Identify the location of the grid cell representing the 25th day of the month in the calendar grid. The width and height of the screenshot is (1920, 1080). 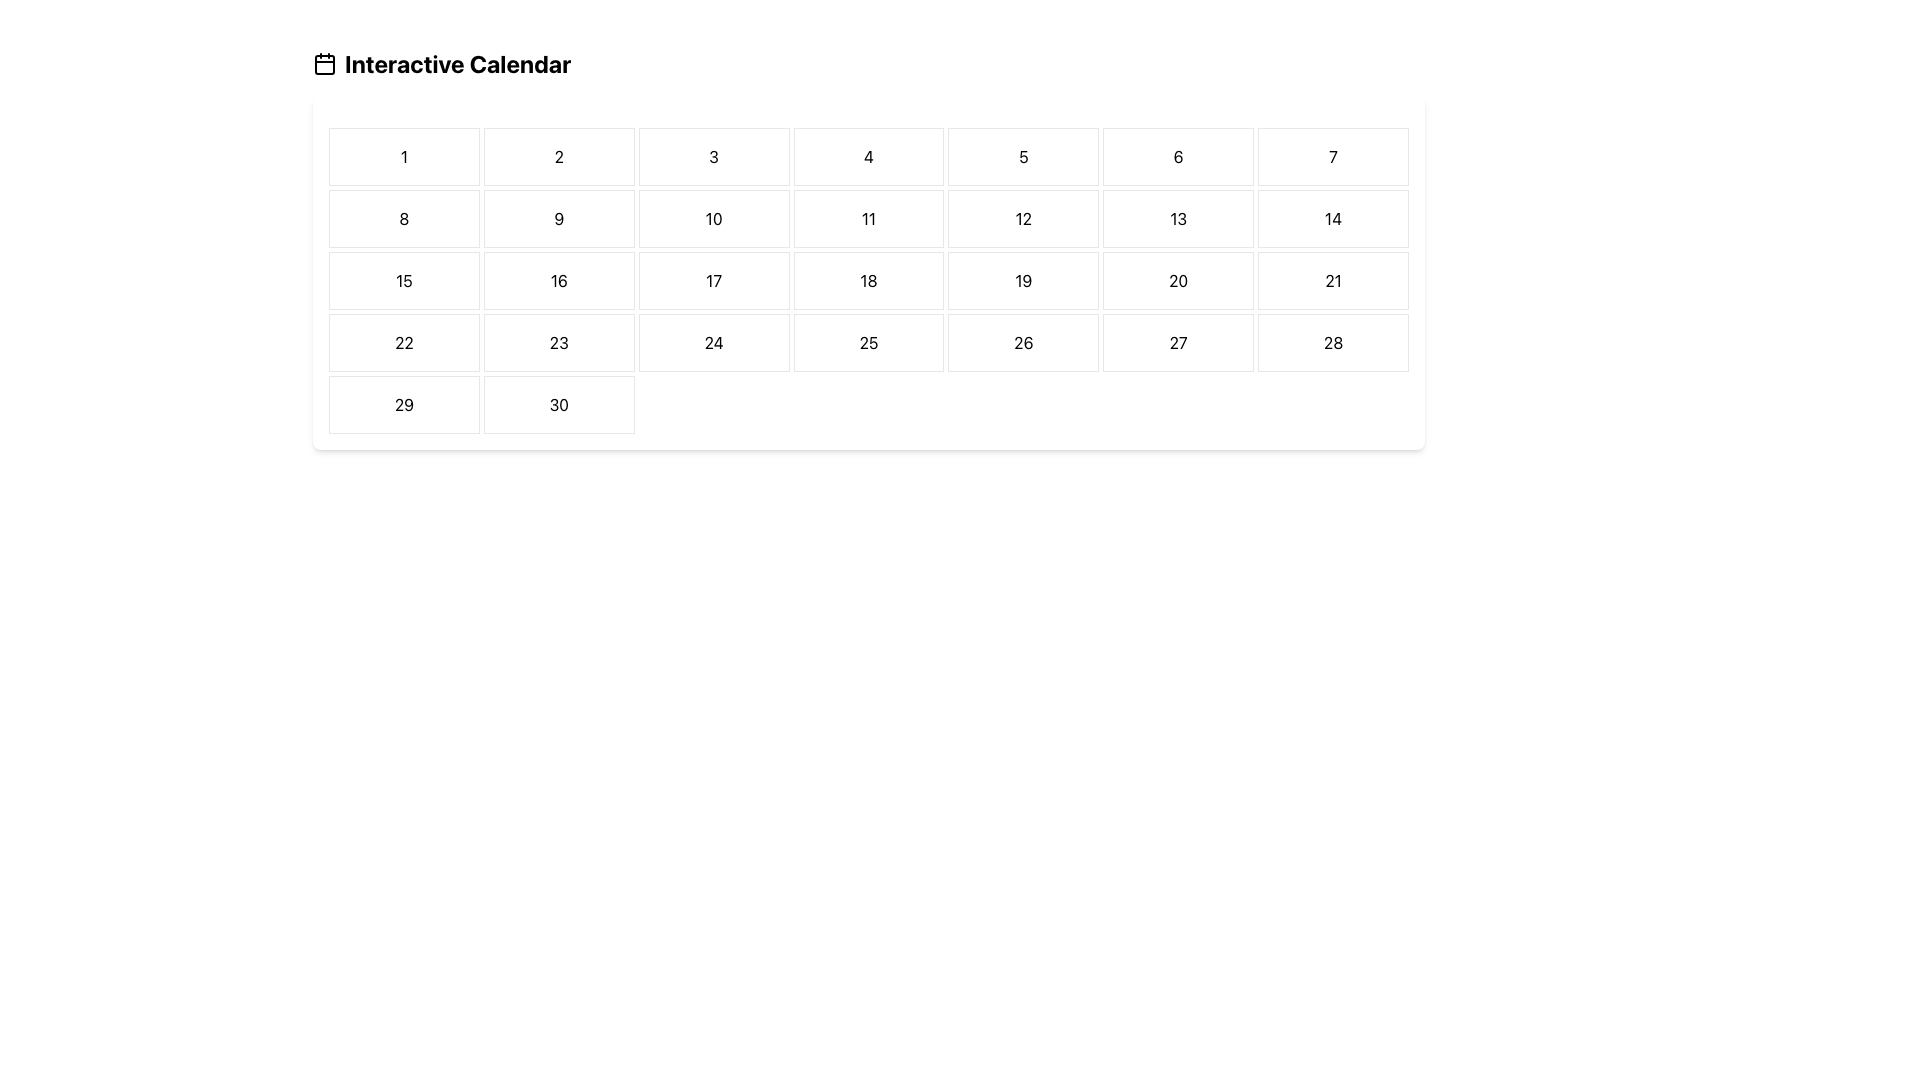
(868, 342).